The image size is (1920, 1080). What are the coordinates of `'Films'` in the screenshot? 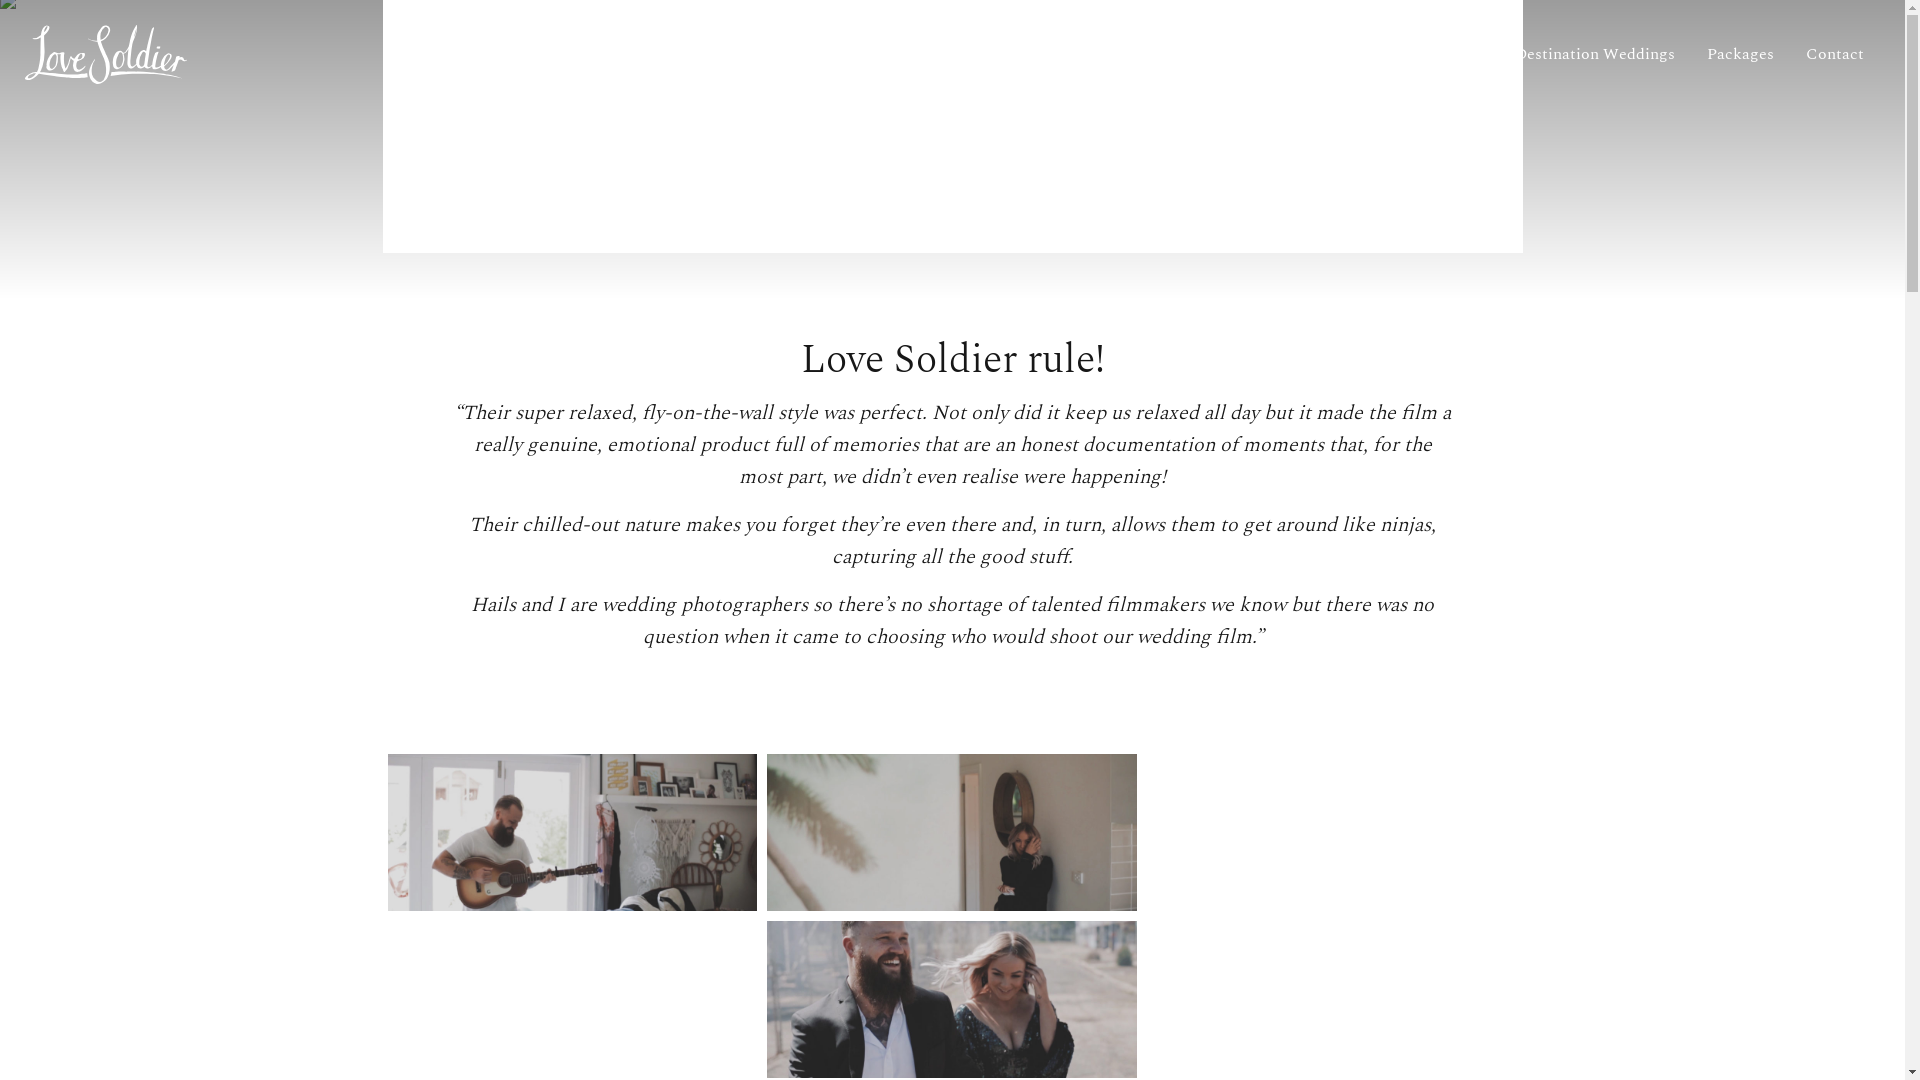 It's located at (1462, 53).